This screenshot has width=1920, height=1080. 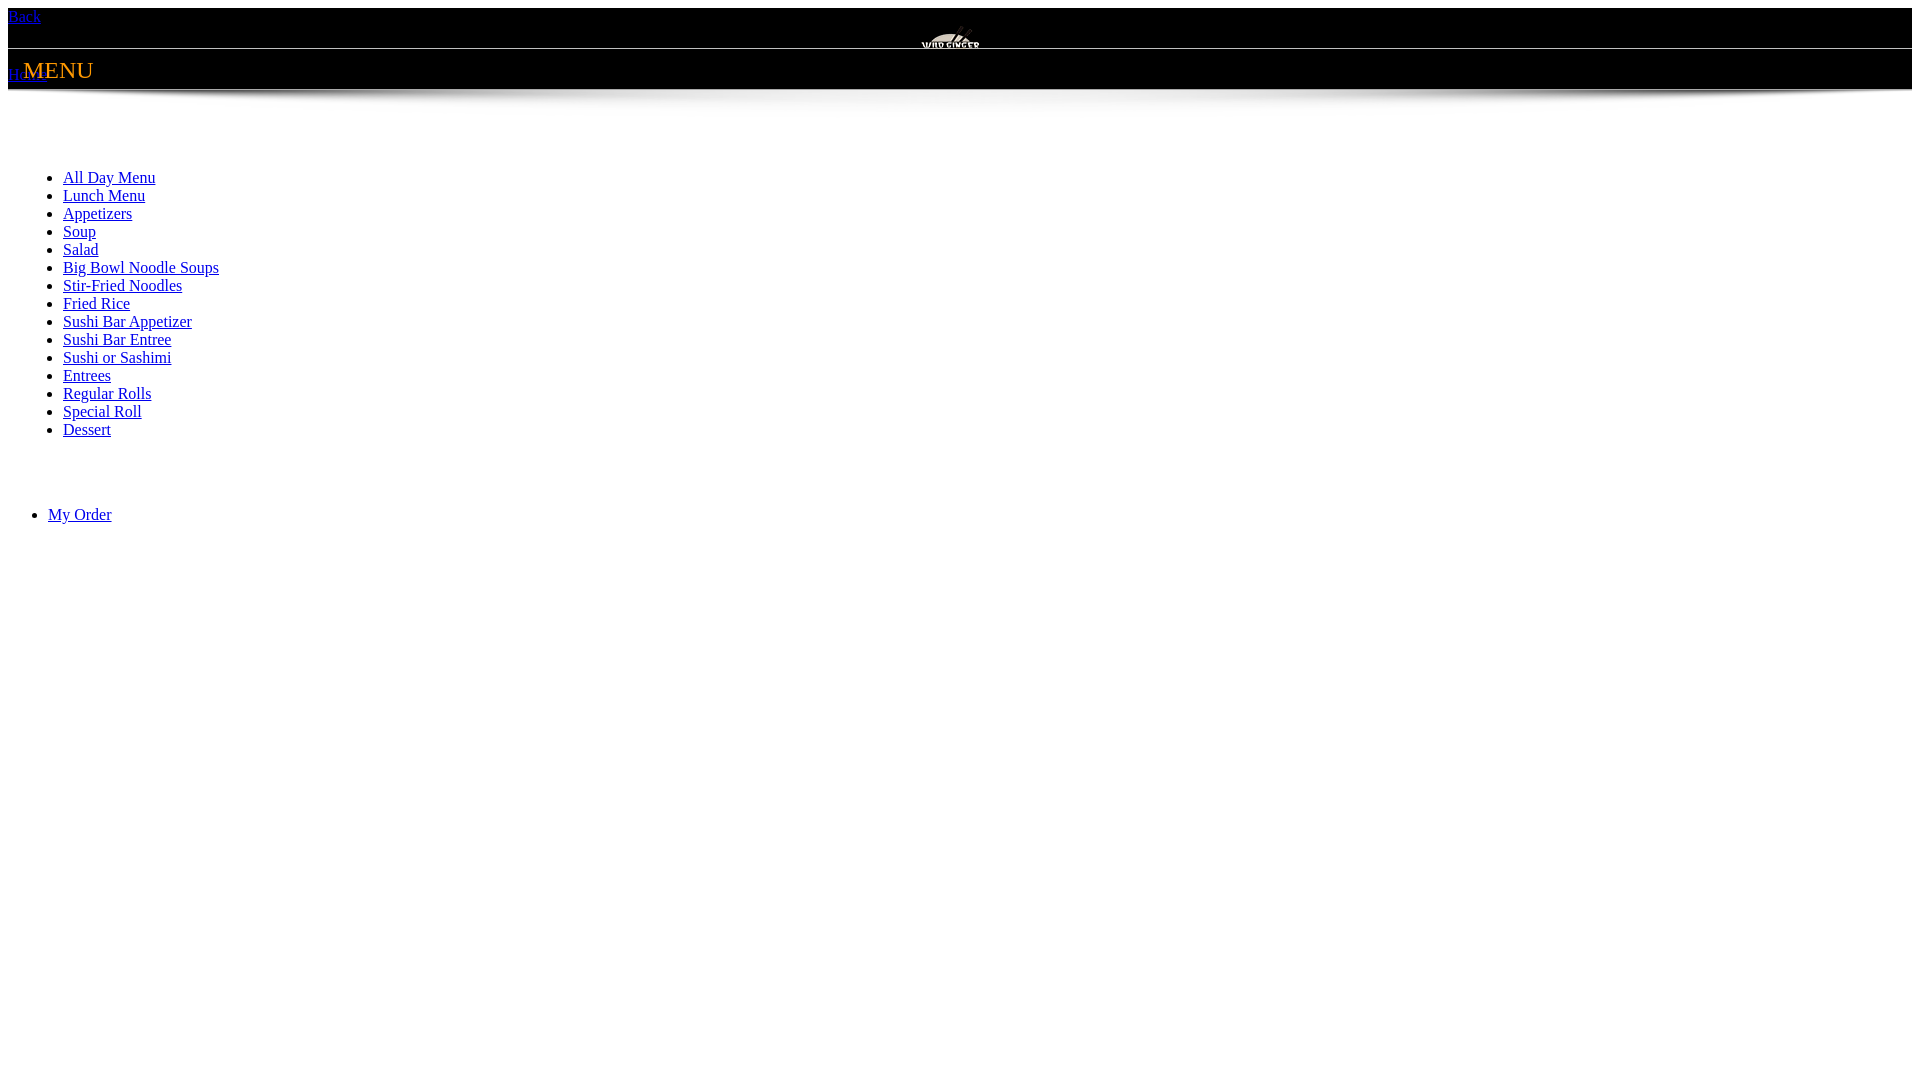 I want to click on 'Fried Rice', so click(x=95, y=303).